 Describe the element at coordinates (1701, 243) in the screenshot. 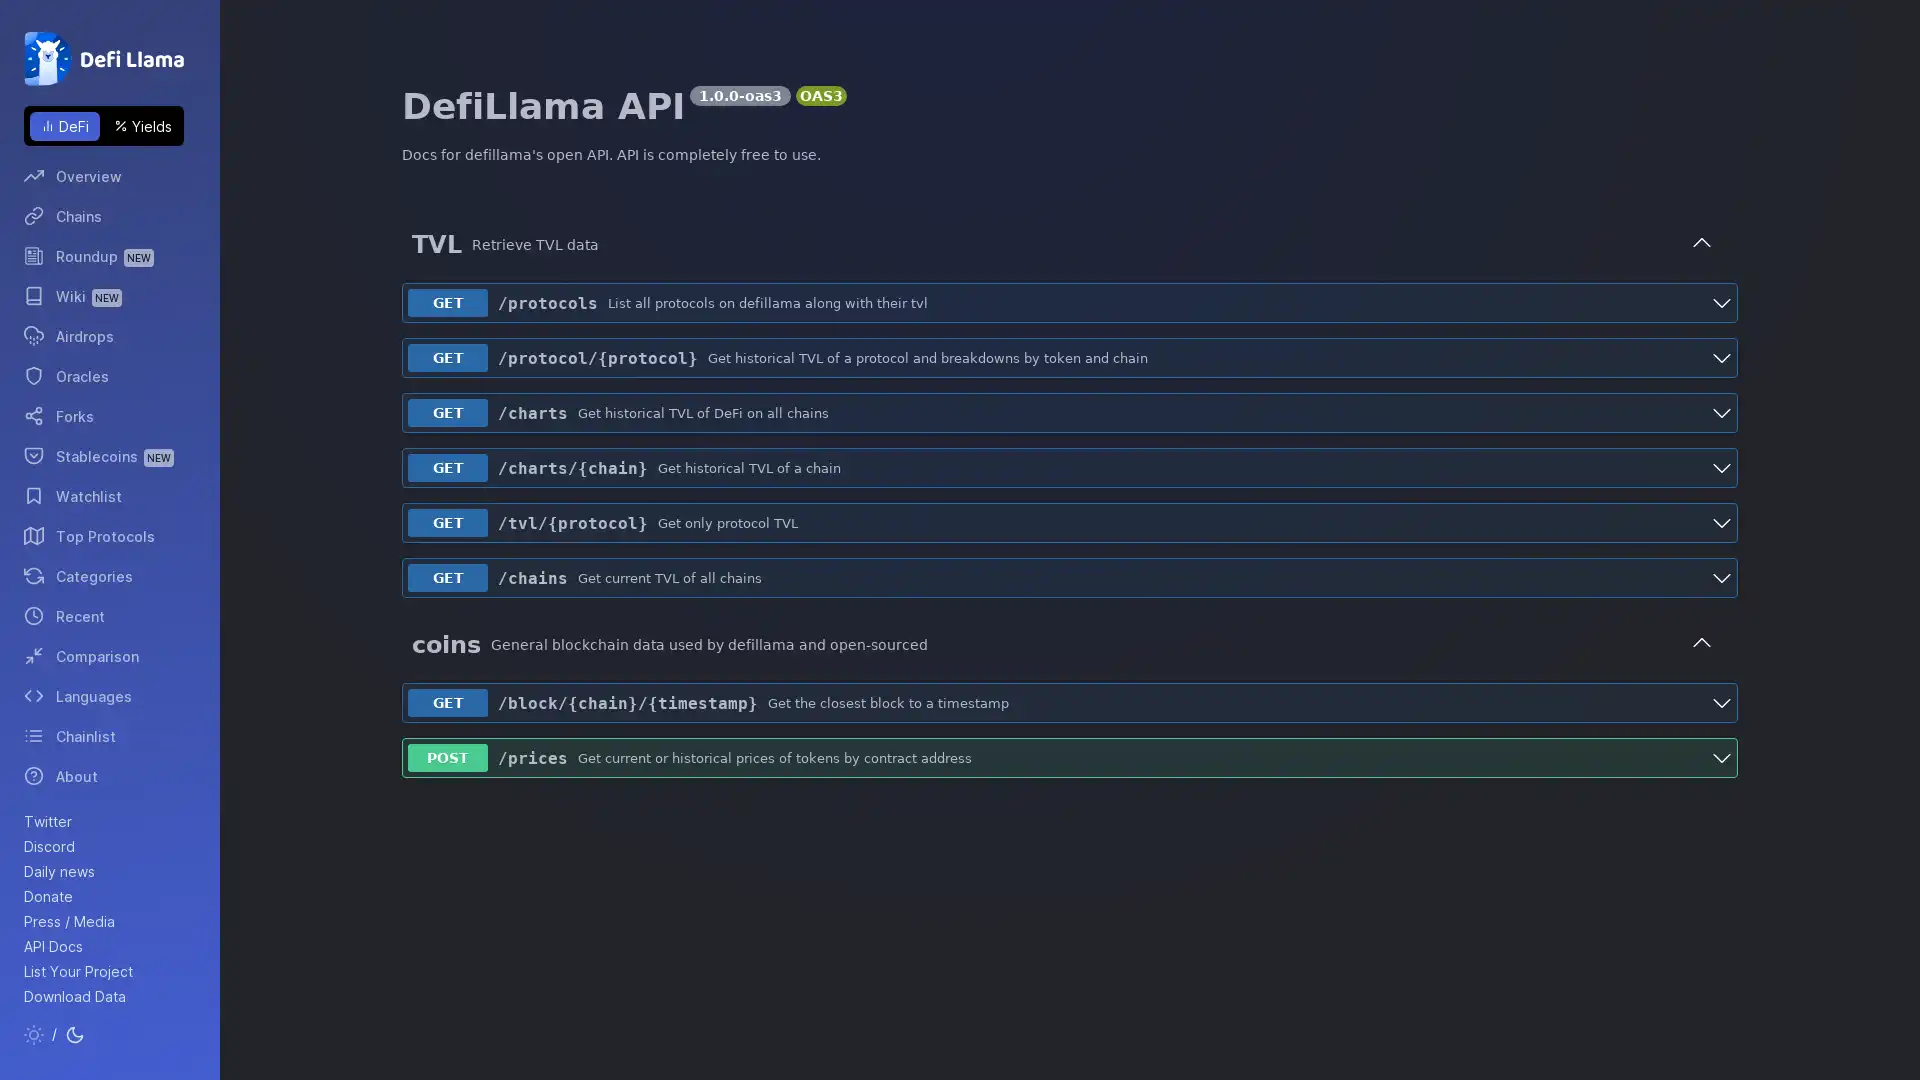

I see `Collapse operation` at that location.